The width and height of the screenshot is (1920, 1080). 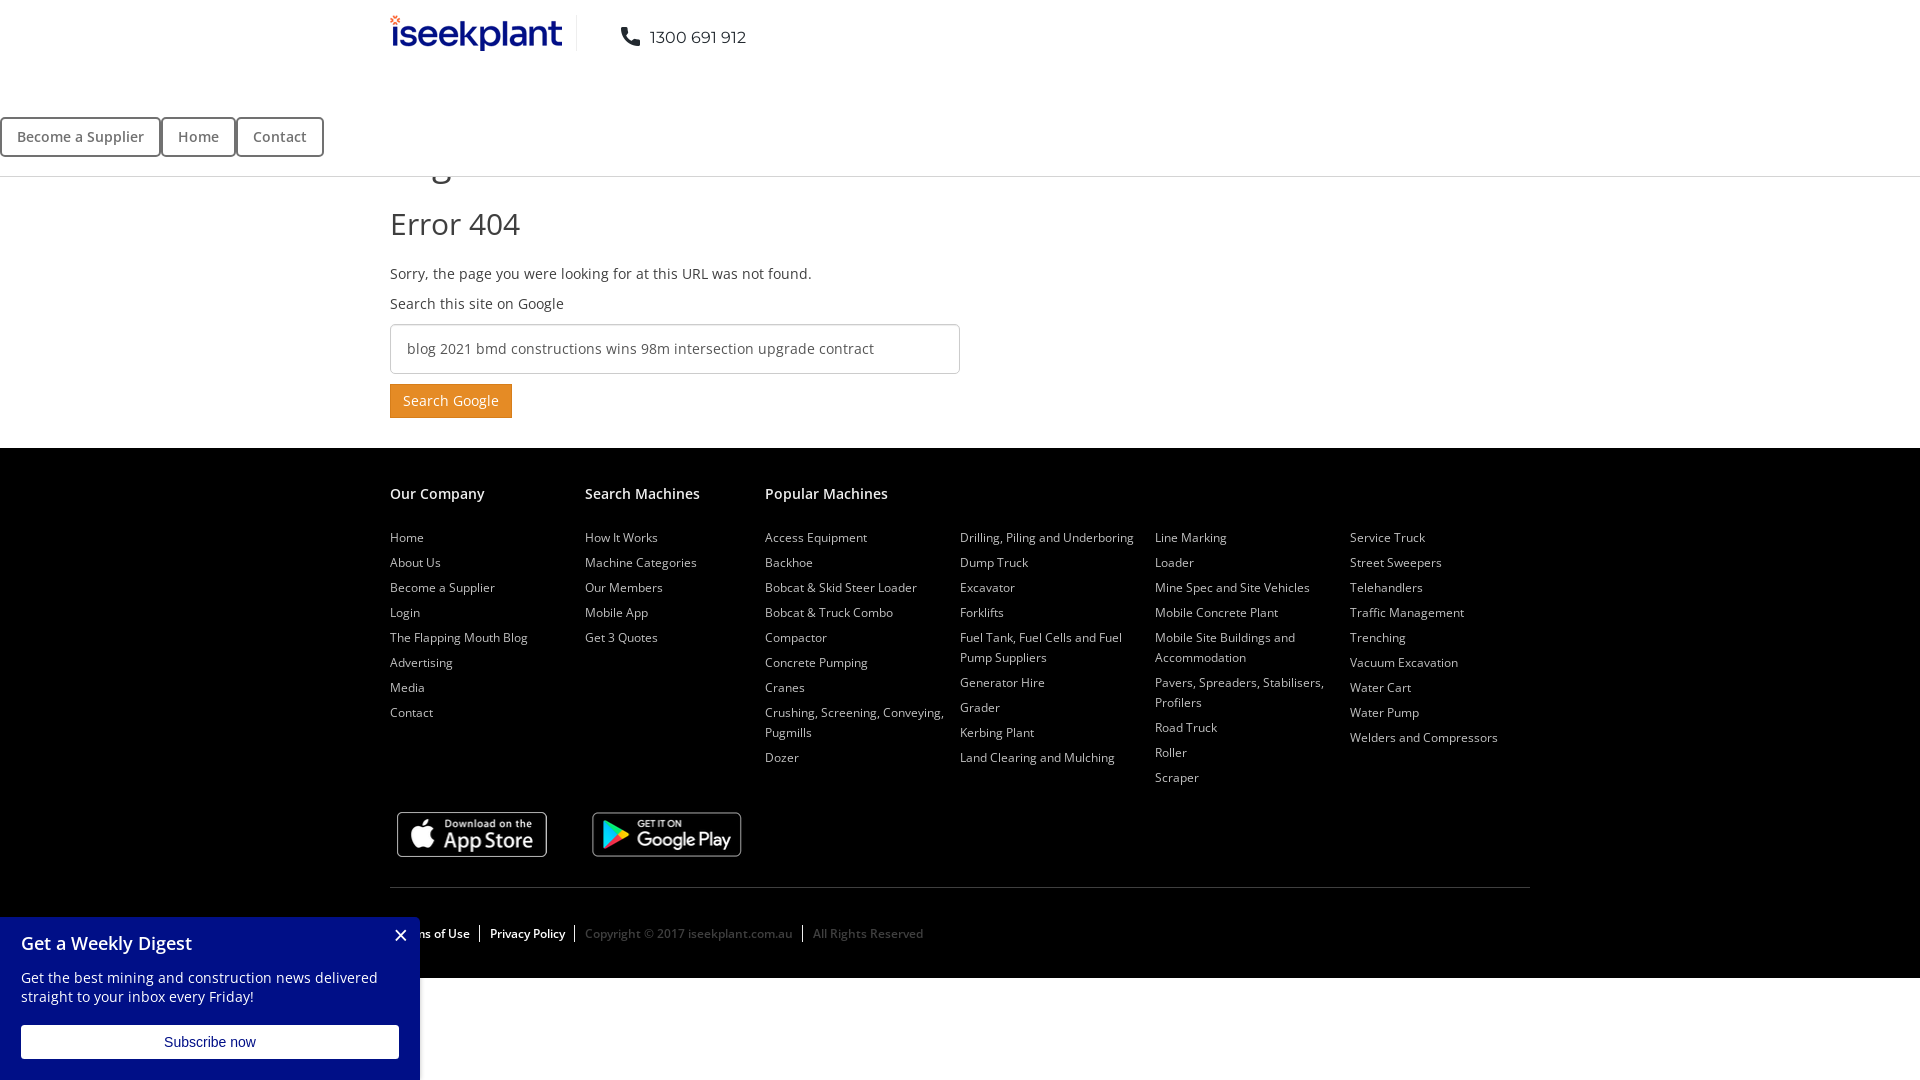 I want to click on 'Mobile Concrete Plant', so click(x=1215, y=611).